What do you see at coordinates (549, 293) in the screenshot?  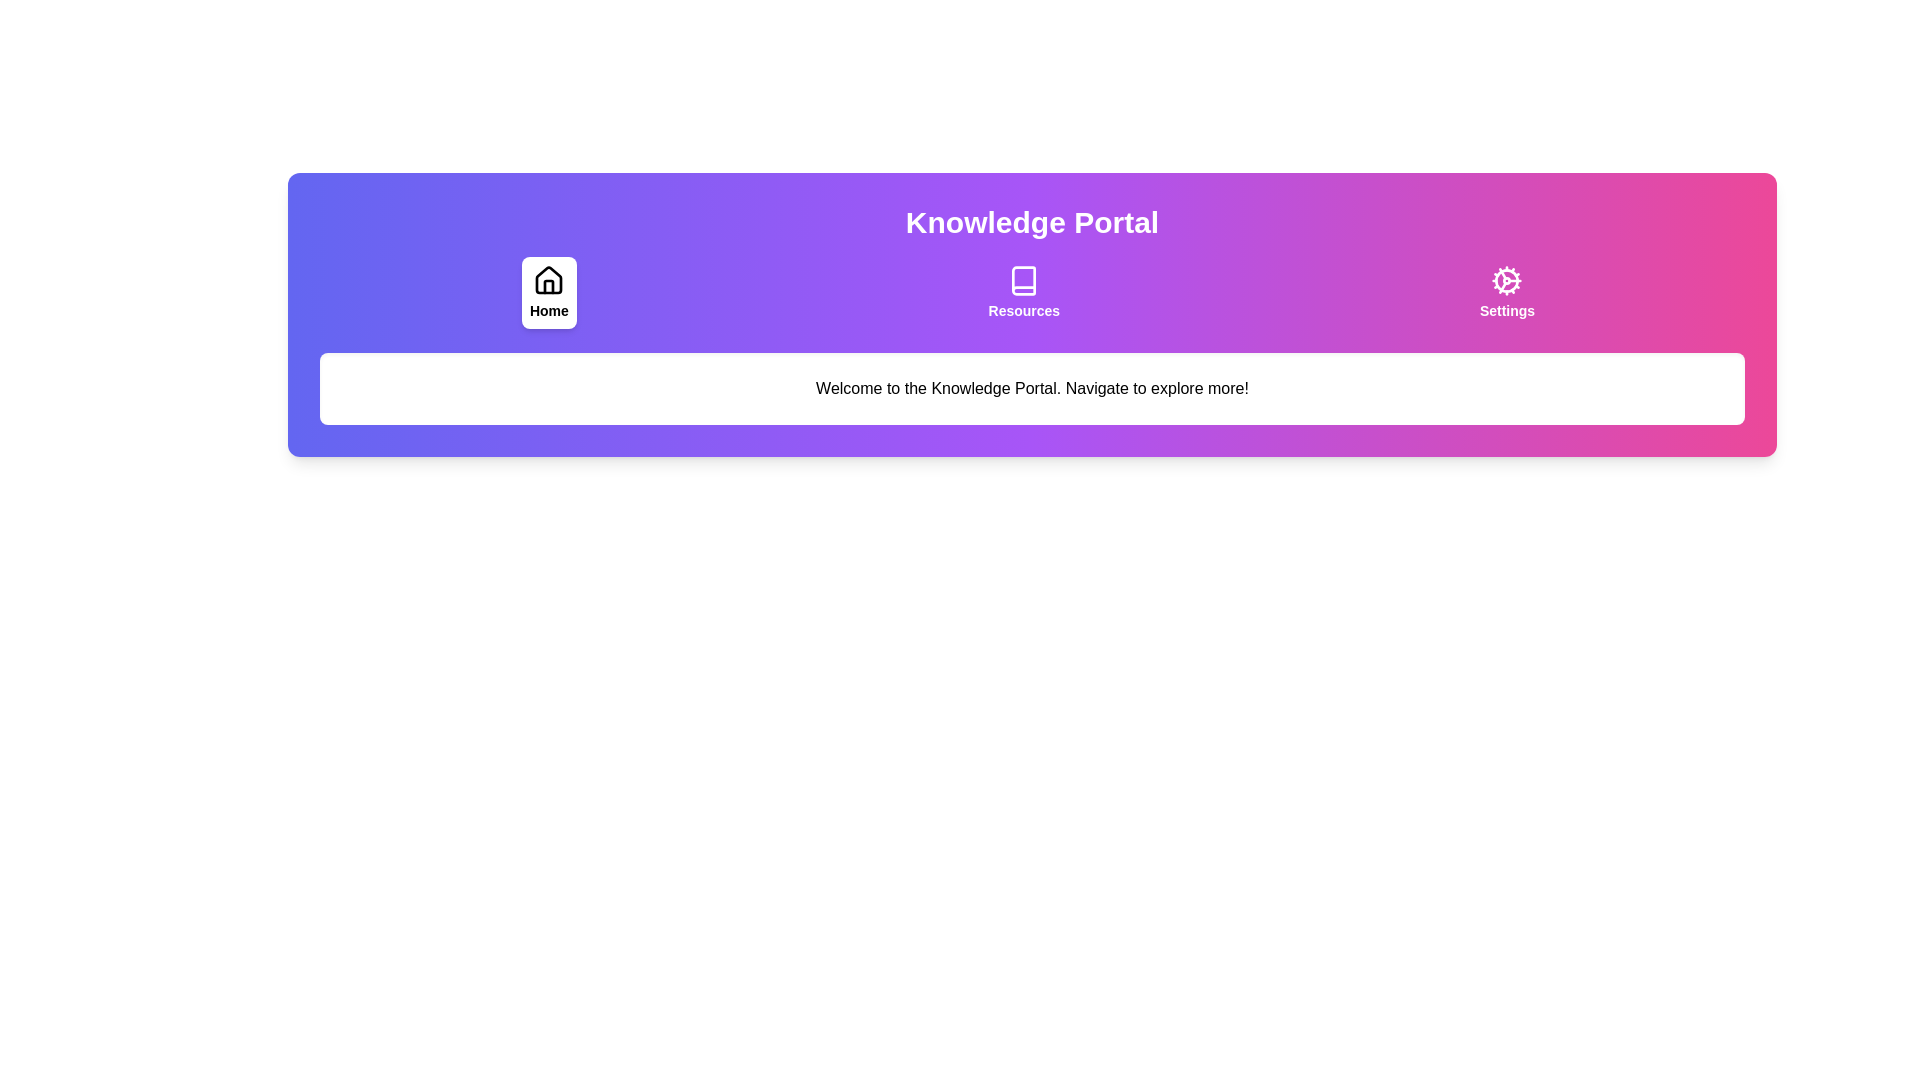 I see `the tab labeled Home` at bounding box center [549, 293].